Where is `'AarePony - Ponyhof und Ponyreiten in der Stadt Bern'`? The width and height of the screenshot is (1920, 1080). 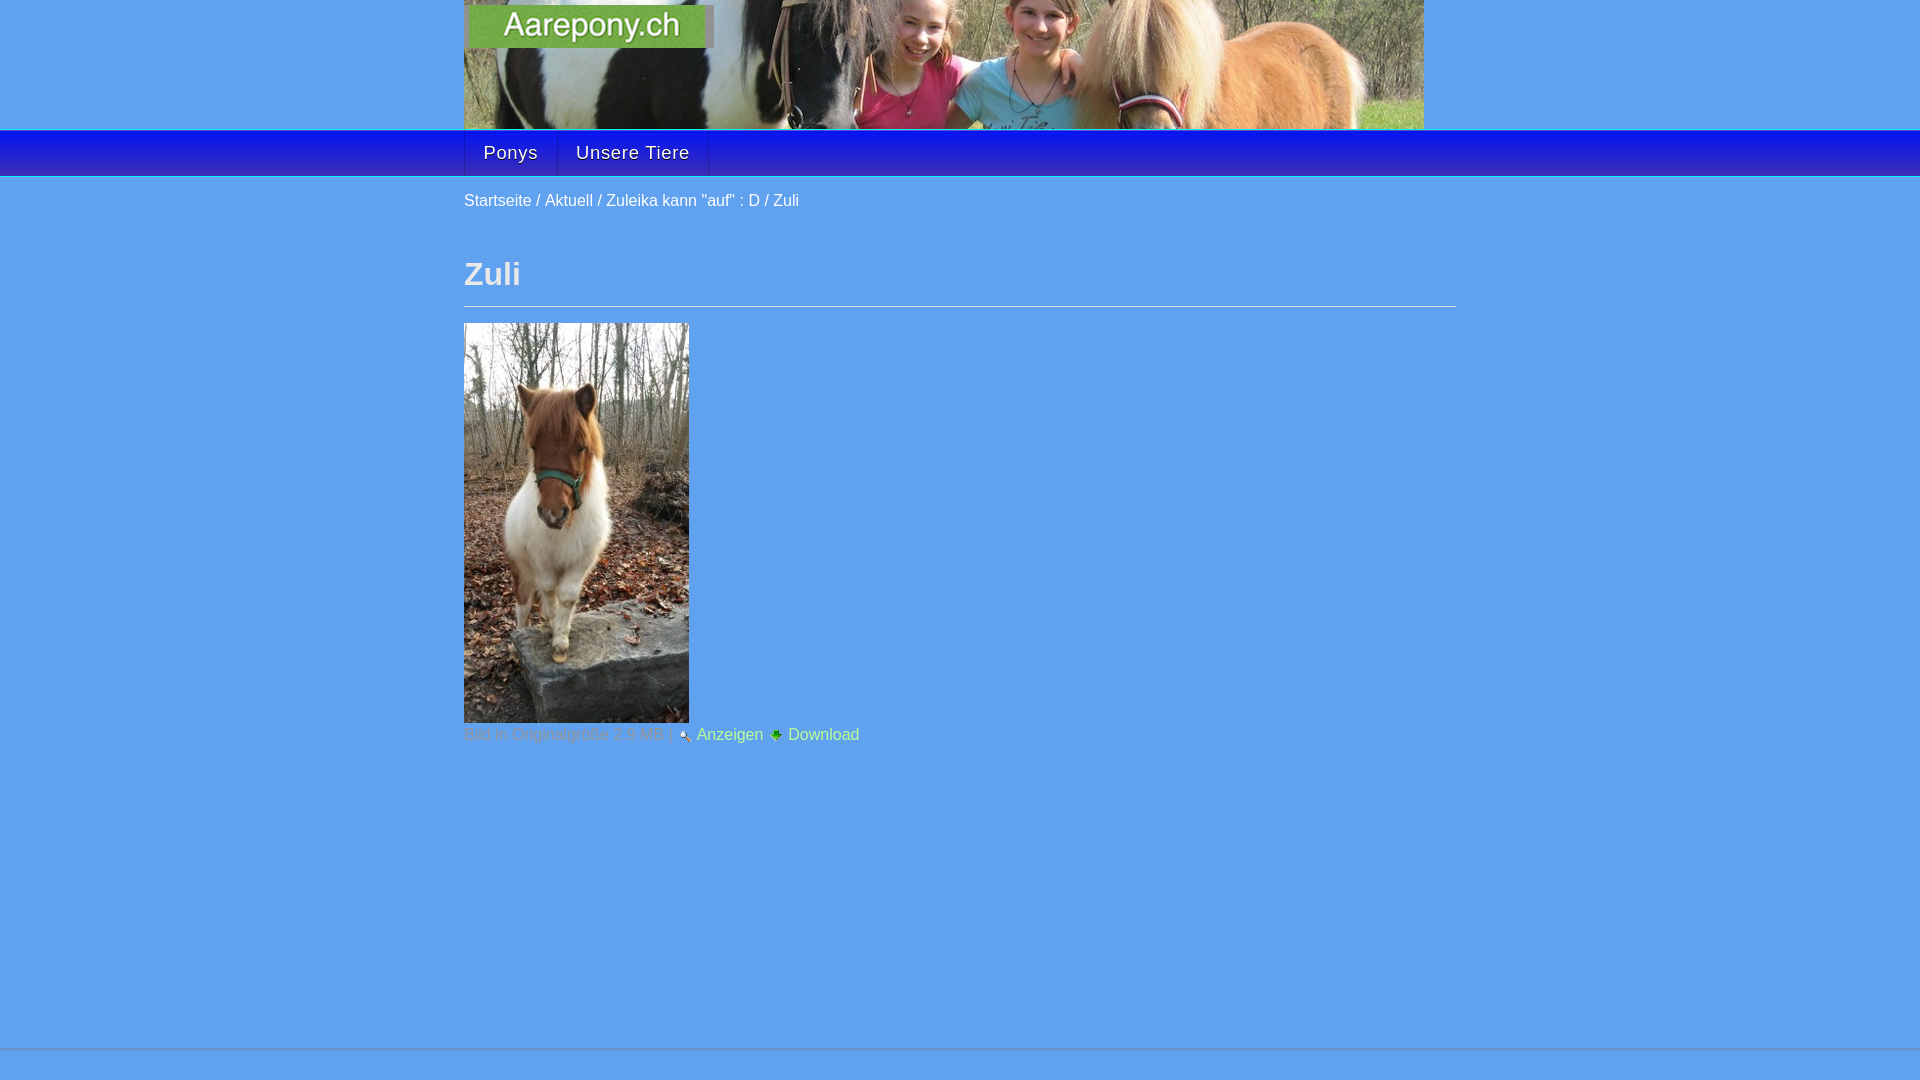
'AarePony - Ponyhof und Ponyreiten in der Stadt Bern' is located at coordinates (588, 26).